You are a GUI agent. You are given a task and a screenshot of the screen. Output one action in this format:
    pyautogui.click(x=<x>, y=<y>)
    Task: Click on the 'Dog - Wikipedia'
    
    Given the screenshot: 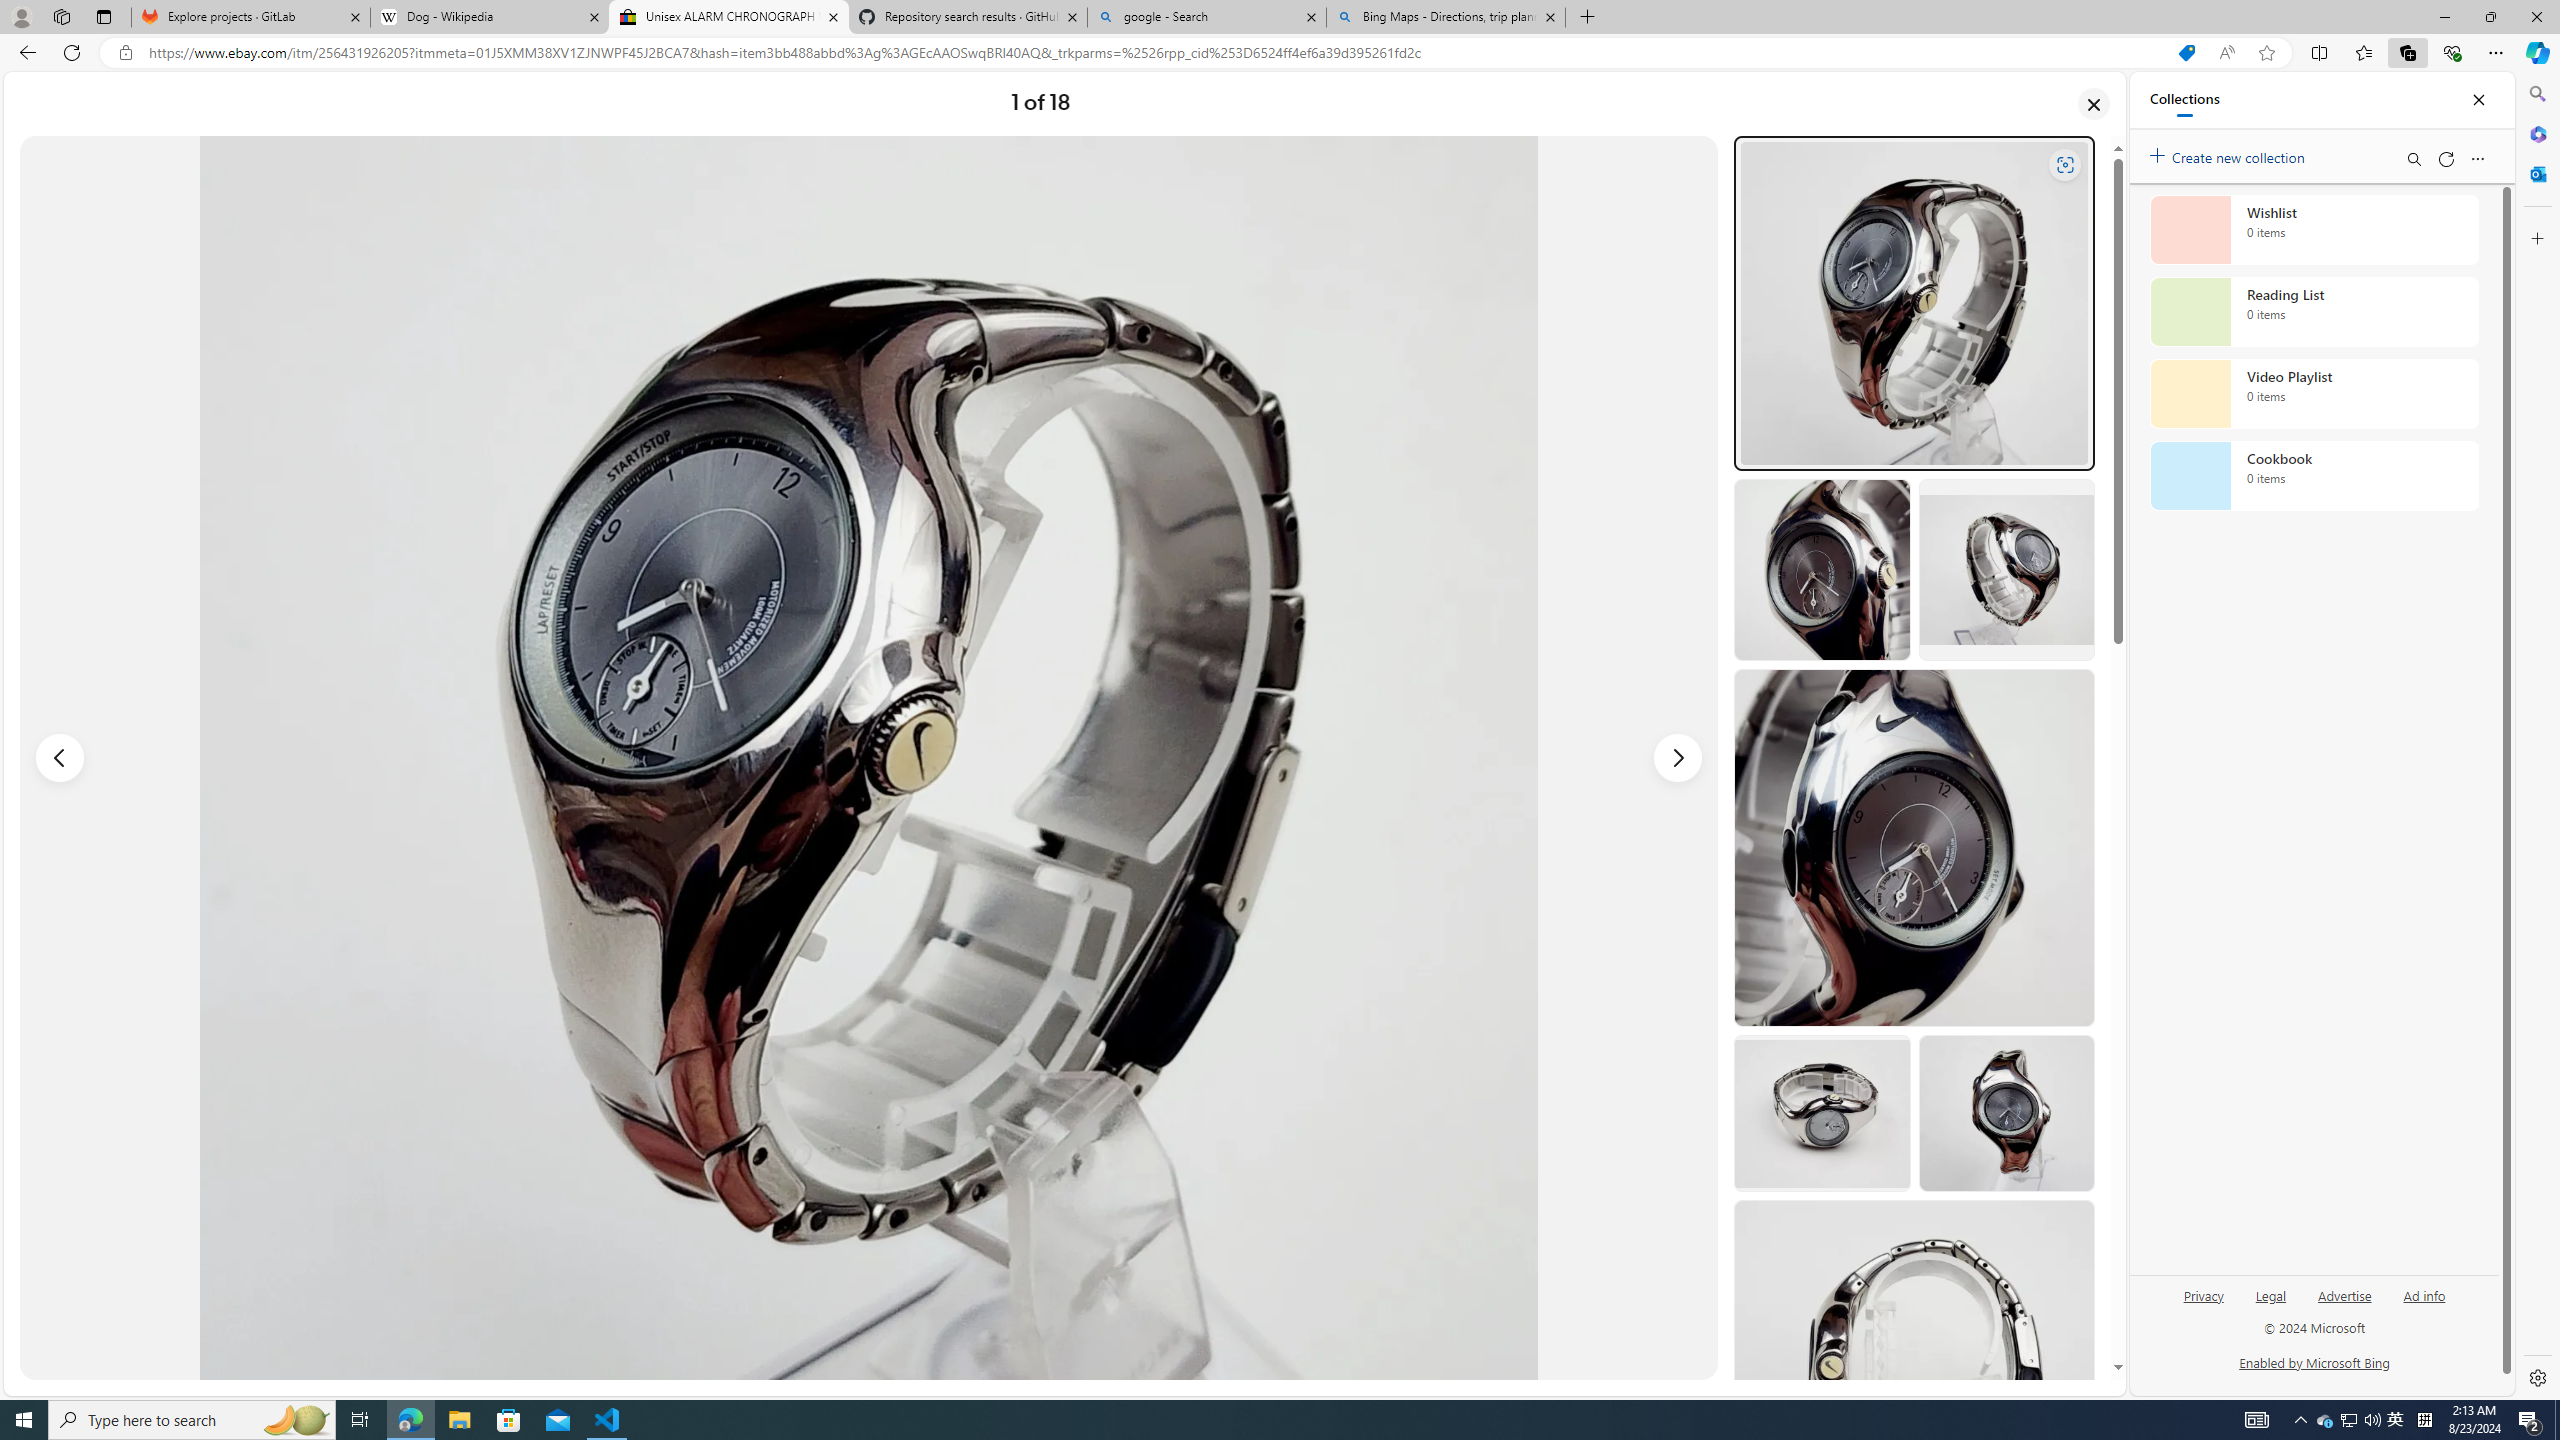 What is the action you would take?
    pyautogui.click(x=488, y=16)
    